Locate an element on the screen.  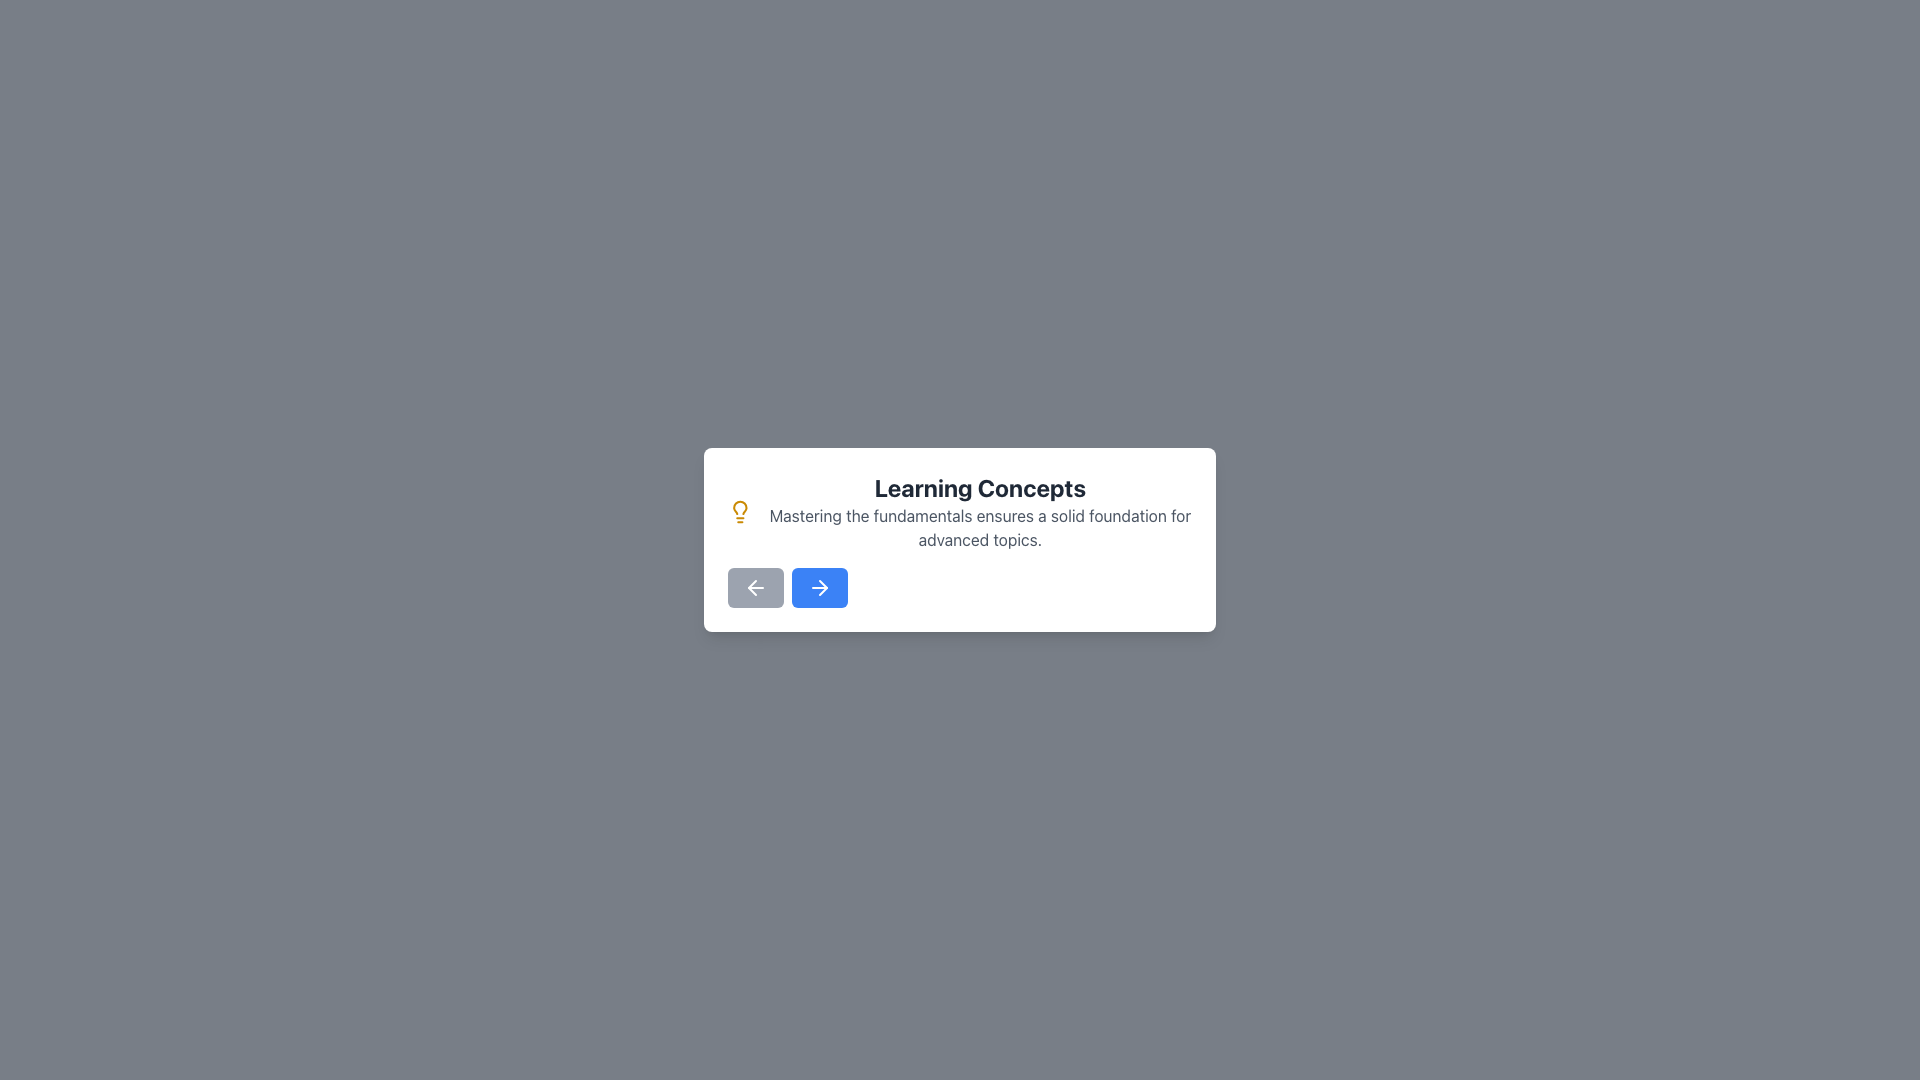
the blue button containing a rightward arrow vector graphic is located at coordinates (820, 586).